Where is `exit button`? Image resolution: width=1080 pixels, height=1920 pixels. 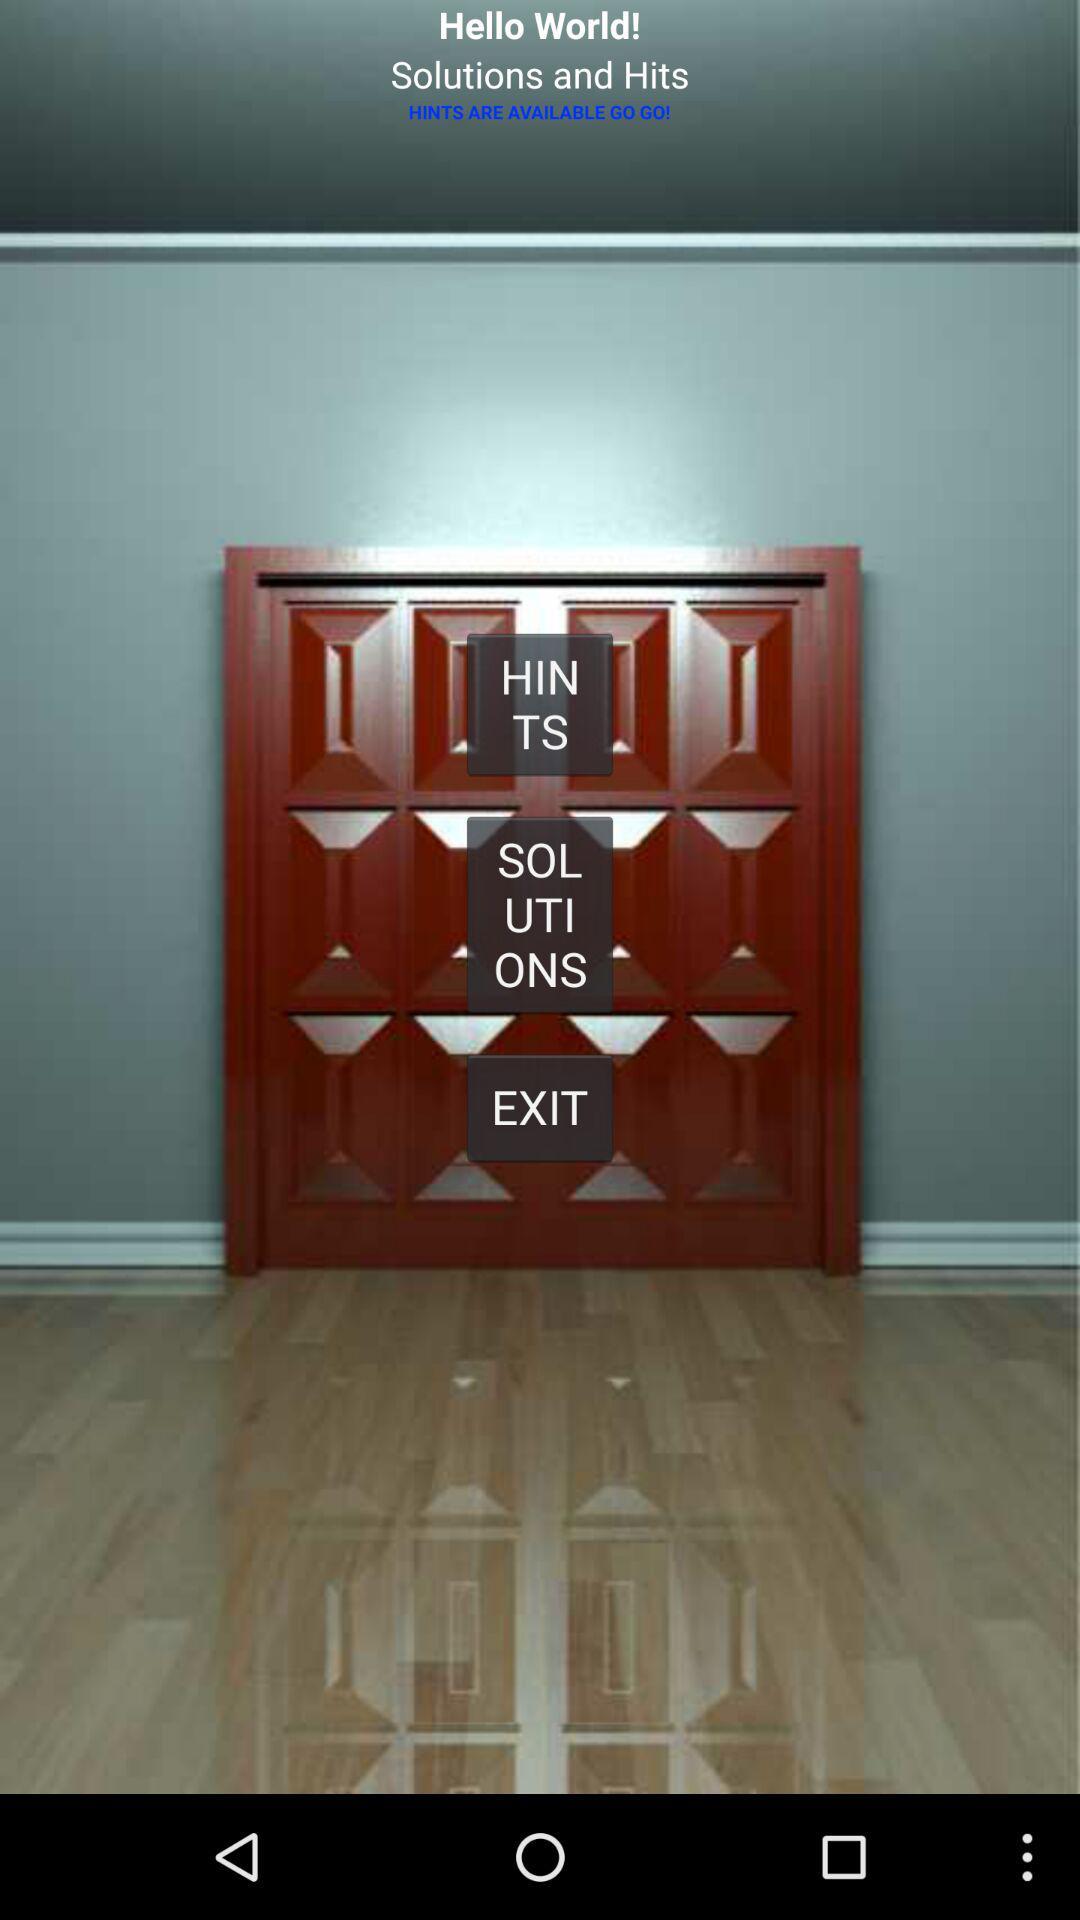 exit button is located at coordinates (540, 1106).